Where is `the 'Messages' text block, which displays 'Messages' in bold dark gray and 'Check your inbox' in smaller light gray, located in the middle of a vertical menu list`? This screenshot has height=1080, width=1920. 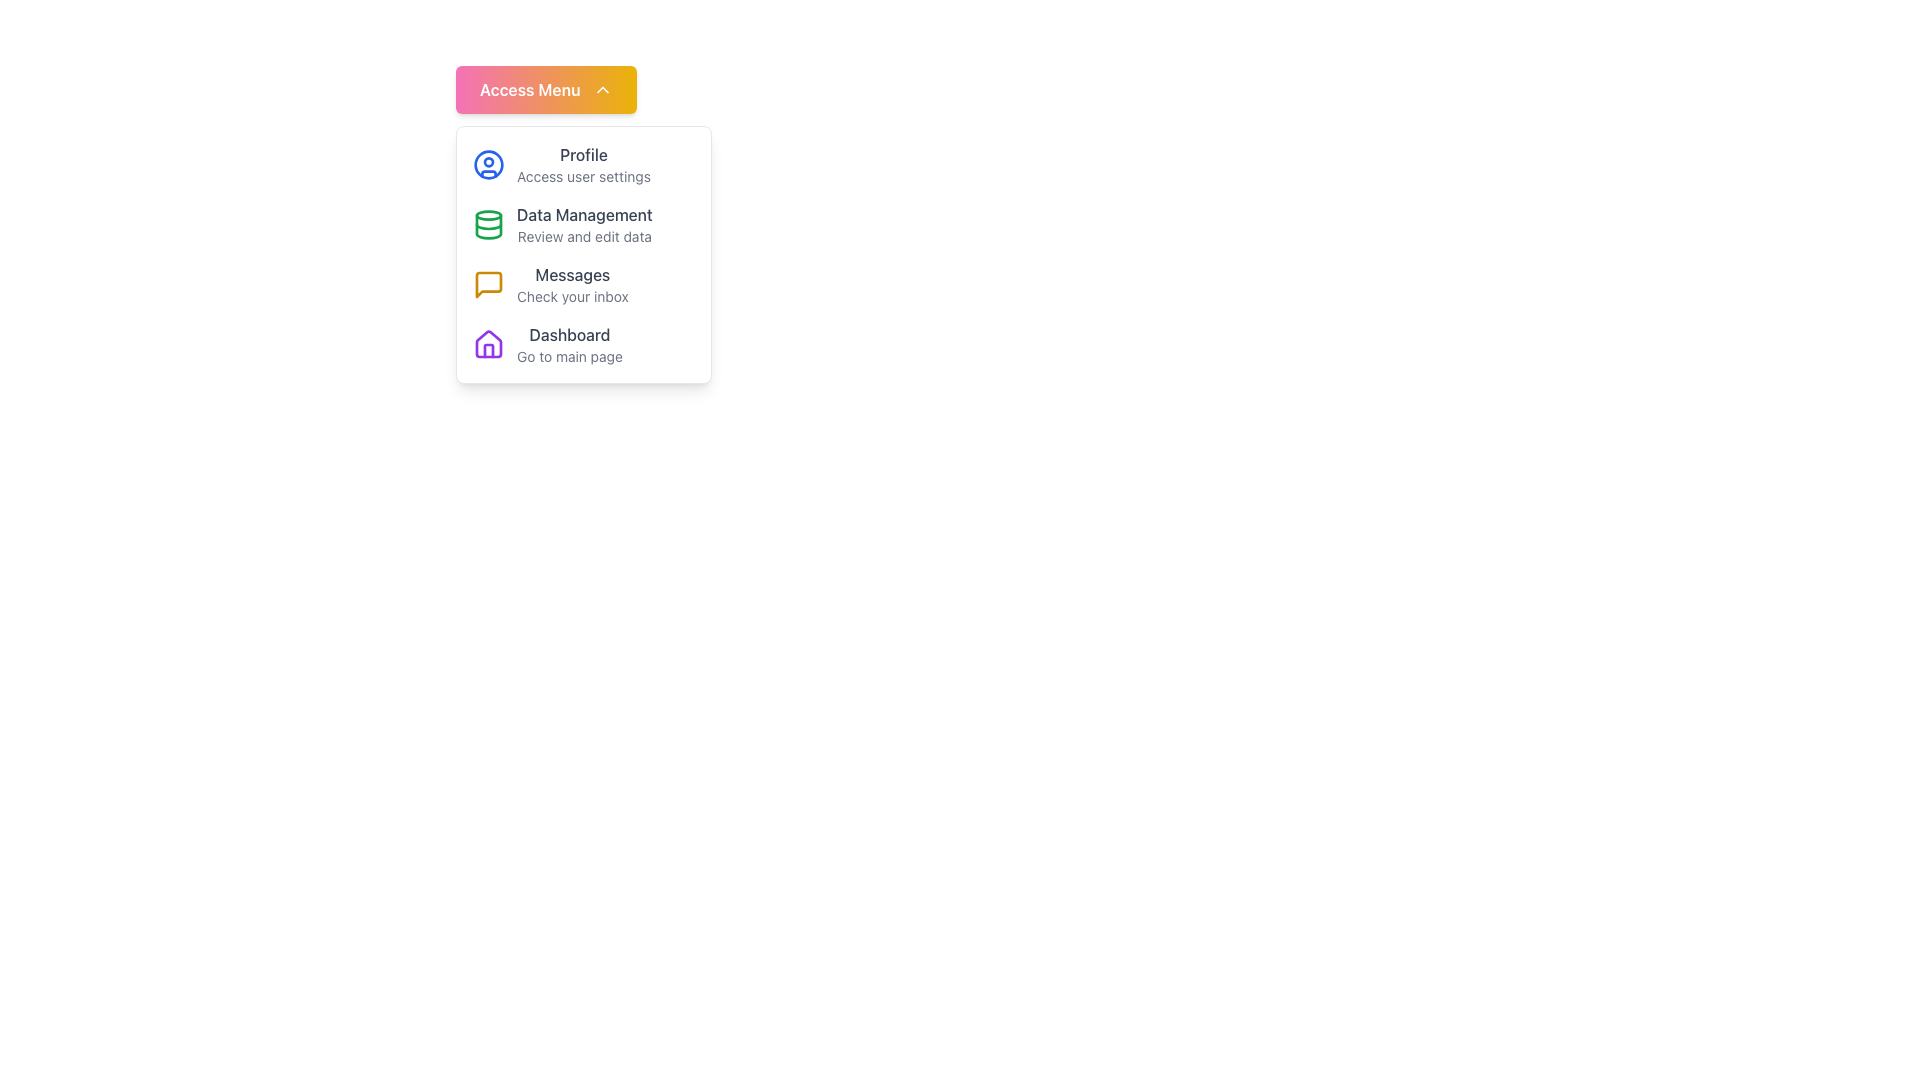 the 'Messages' text block, which displays 'Messages' in bold dark gray and 'Check your inbox' in smaller light gray, located in the middle of a vertical menu list is located at coordinates (571, 285).